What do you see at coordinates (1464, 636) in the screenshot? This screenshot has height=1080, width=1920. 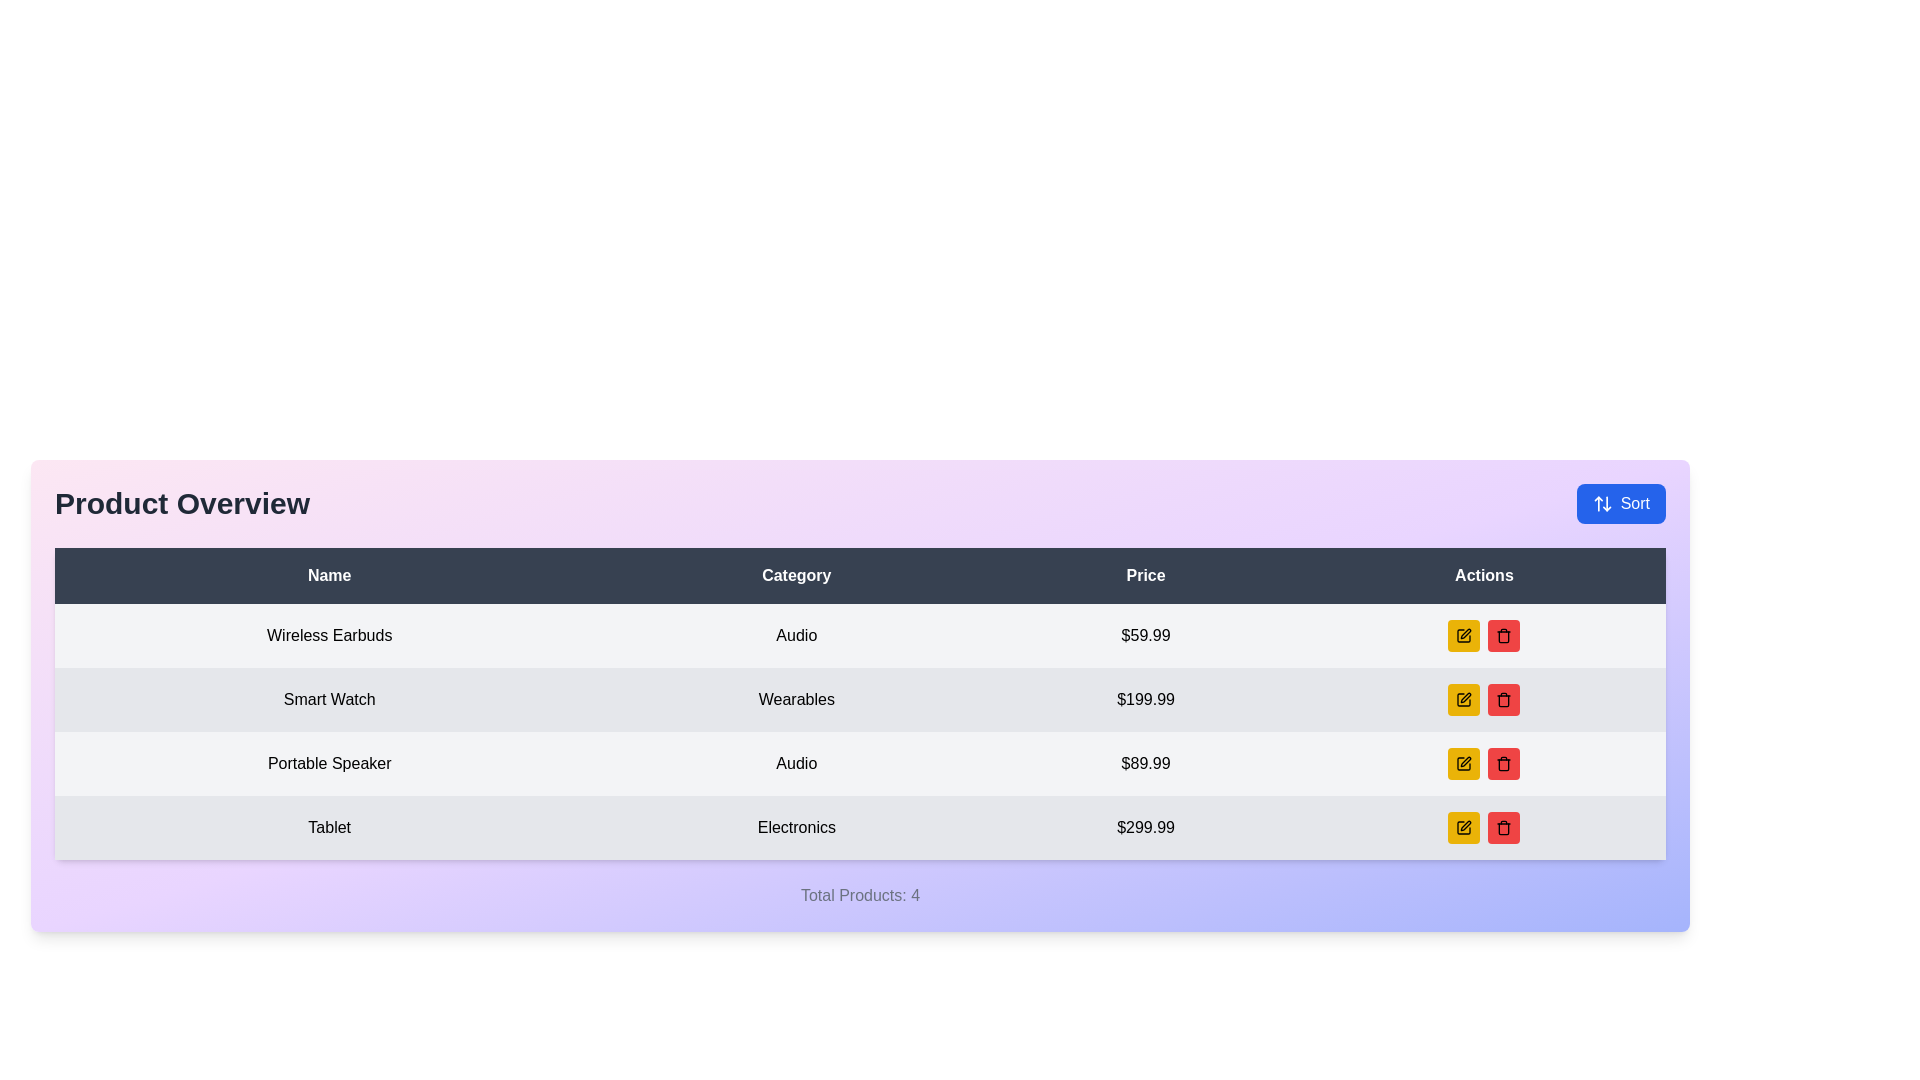 I see `the yellow pen icon button located in the 'Actions' column of the product table for the 'Portable Speaker', which is the second button from the left` at bounding box center [1464, 636].